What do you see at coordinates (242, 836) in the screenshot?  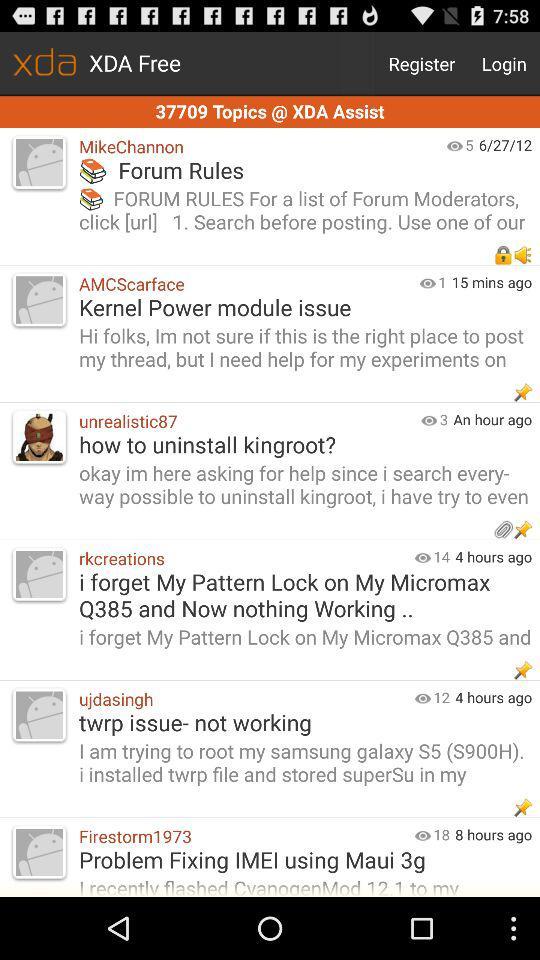 I see `the icon below i am trying item` at bounding box center [242, 836].